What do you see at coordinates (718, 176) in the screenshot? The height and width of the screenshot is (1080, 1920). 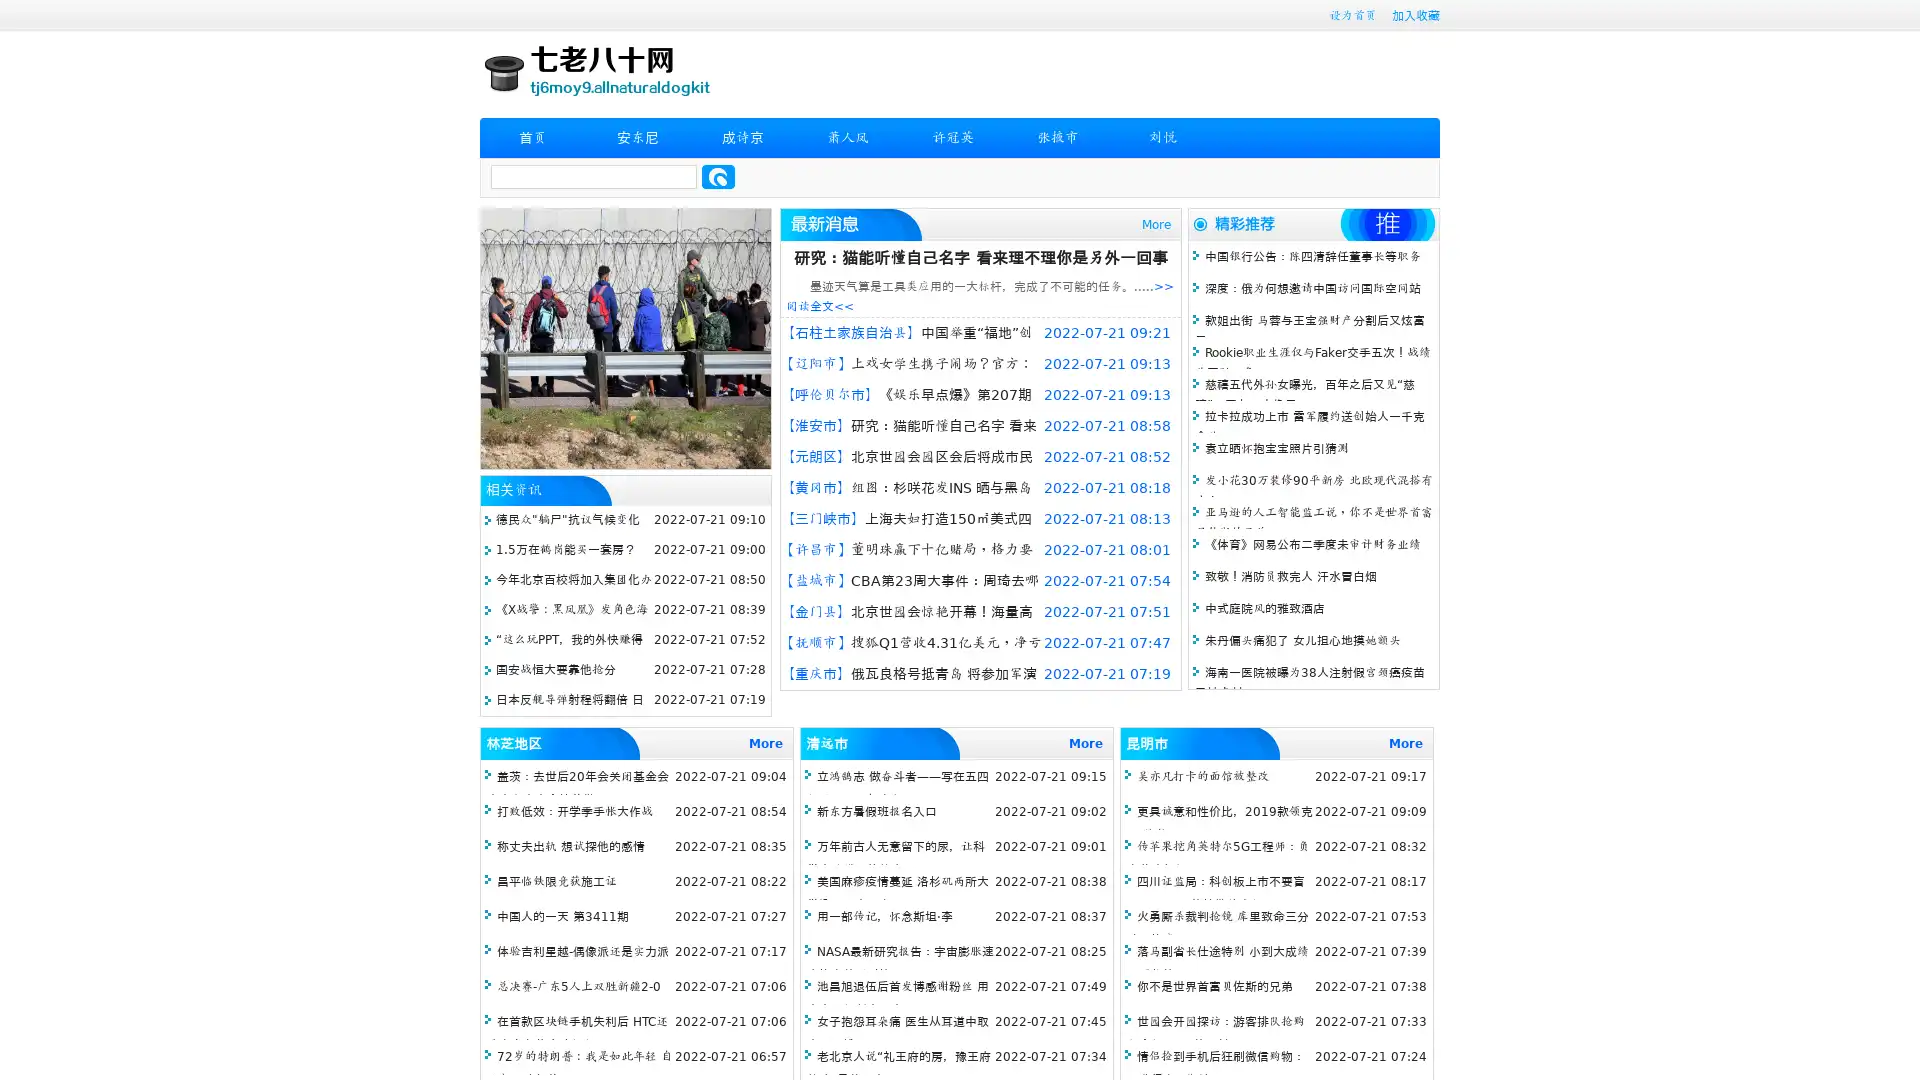 I see `Search` at bounding box center [718, 176].